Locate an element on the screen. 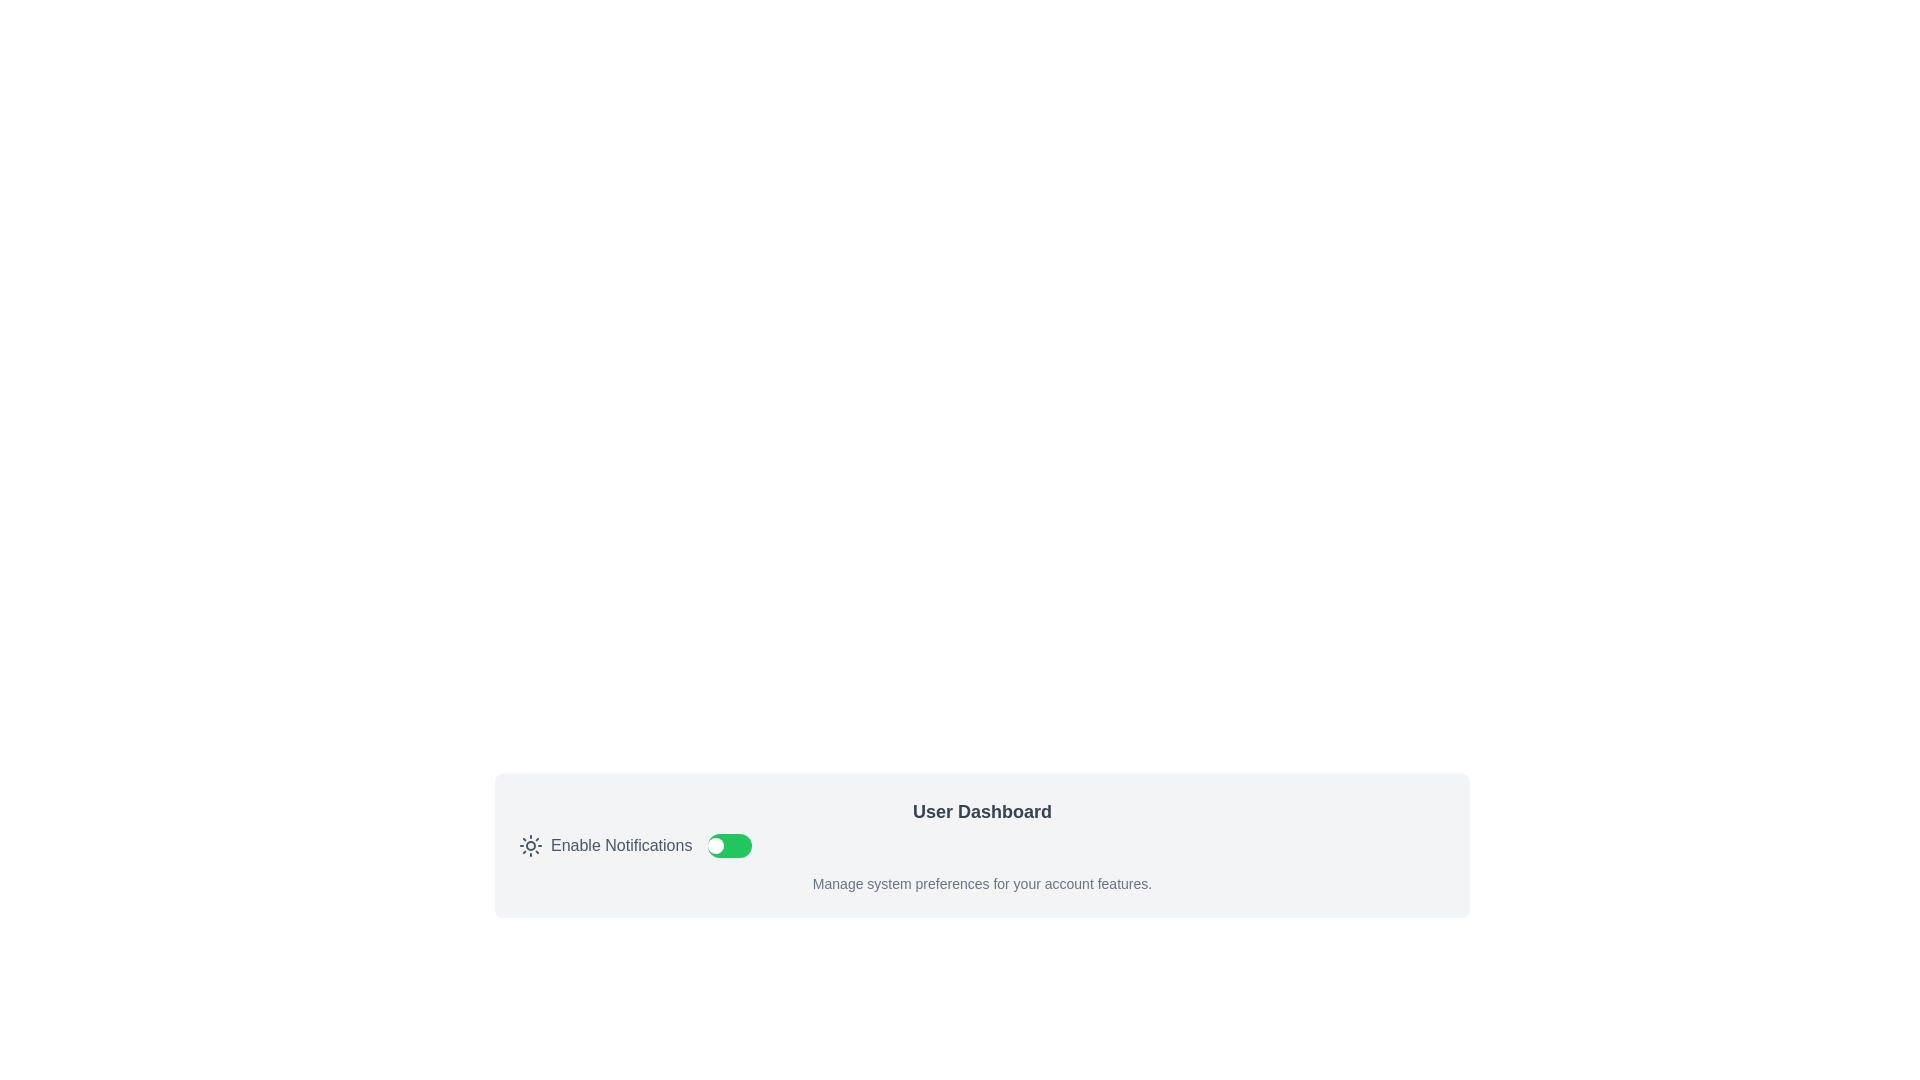 The height and width of the screenshot is (1080, 1920). the notification icon located to the immediate left of the 'Enable Notifications' text within the light-colored card layout is located at coordinates (531, 845).